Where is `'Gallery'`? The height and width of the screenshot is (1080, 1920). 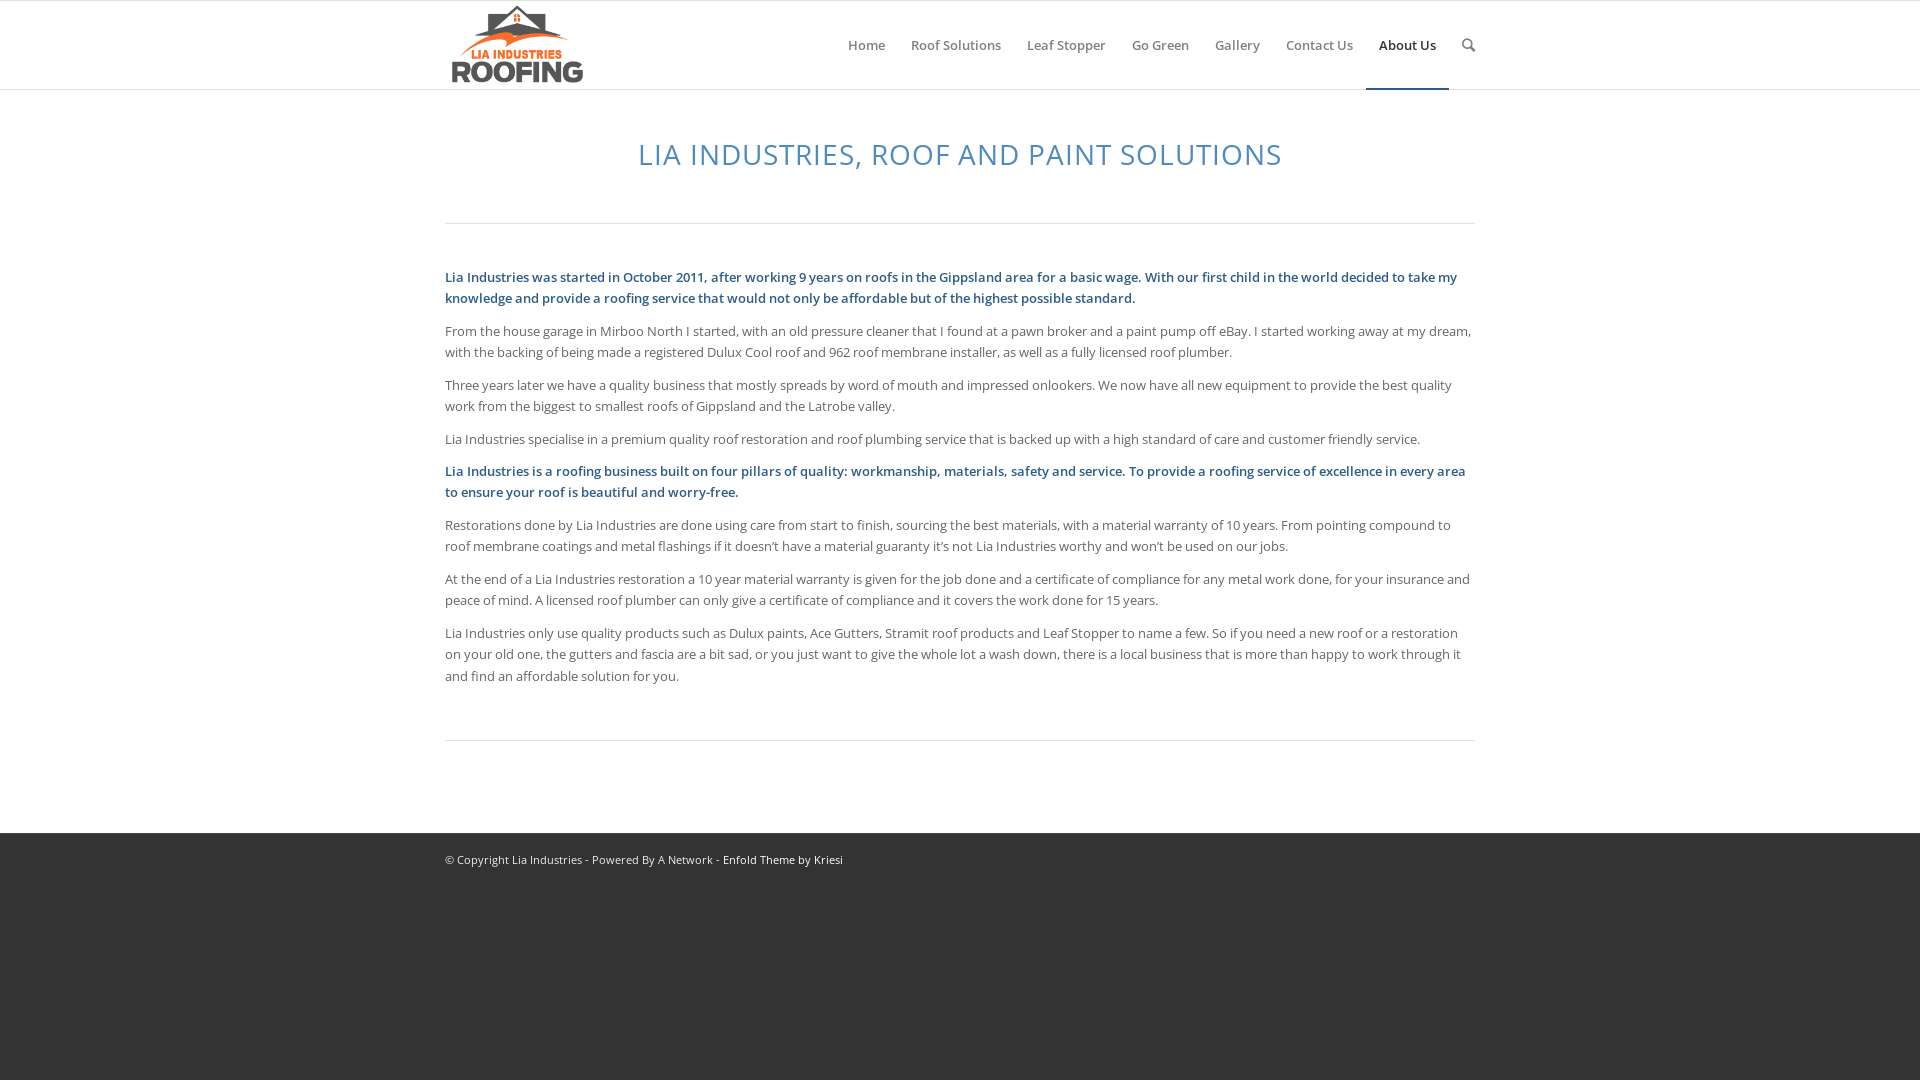 'Gallery' is located at coordinates (1236, 45).